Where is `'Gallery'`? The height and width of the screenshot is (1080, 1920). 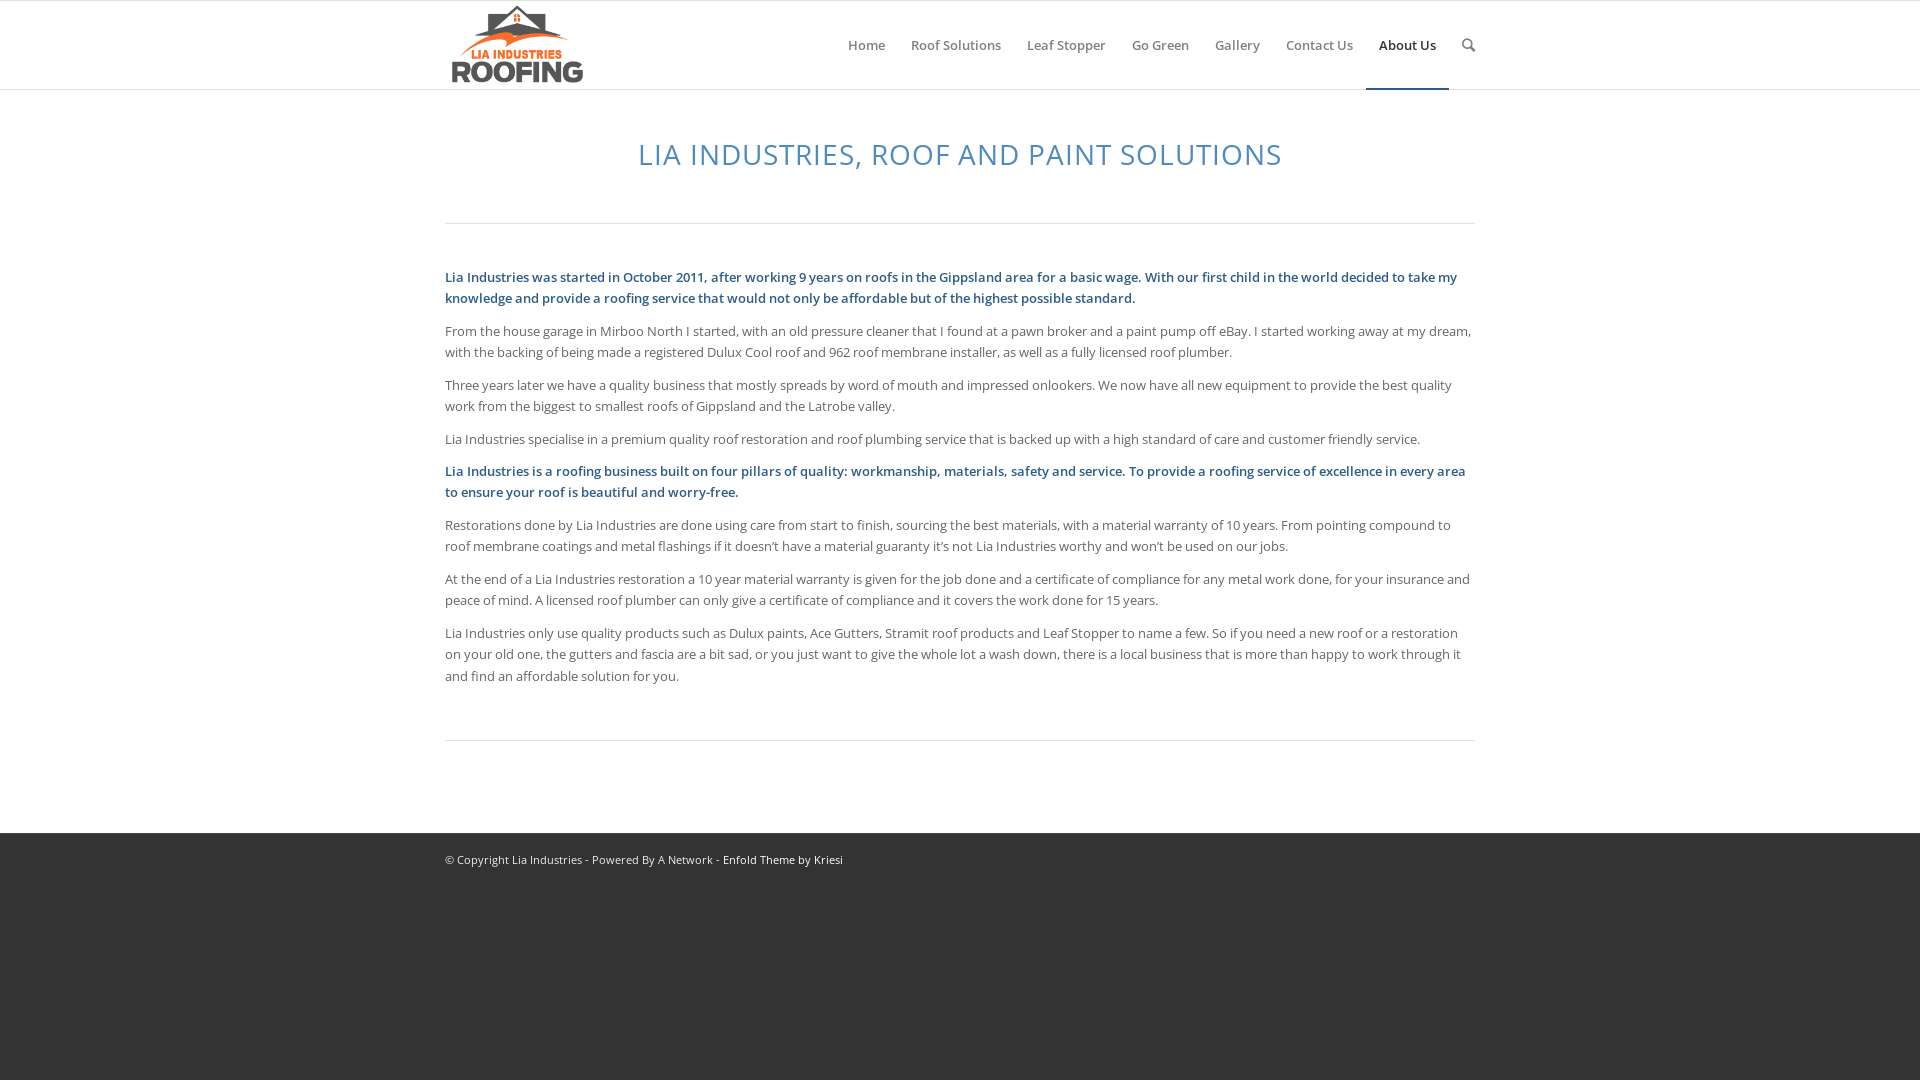 'Gallery' is located at coordinates (1236, 45).